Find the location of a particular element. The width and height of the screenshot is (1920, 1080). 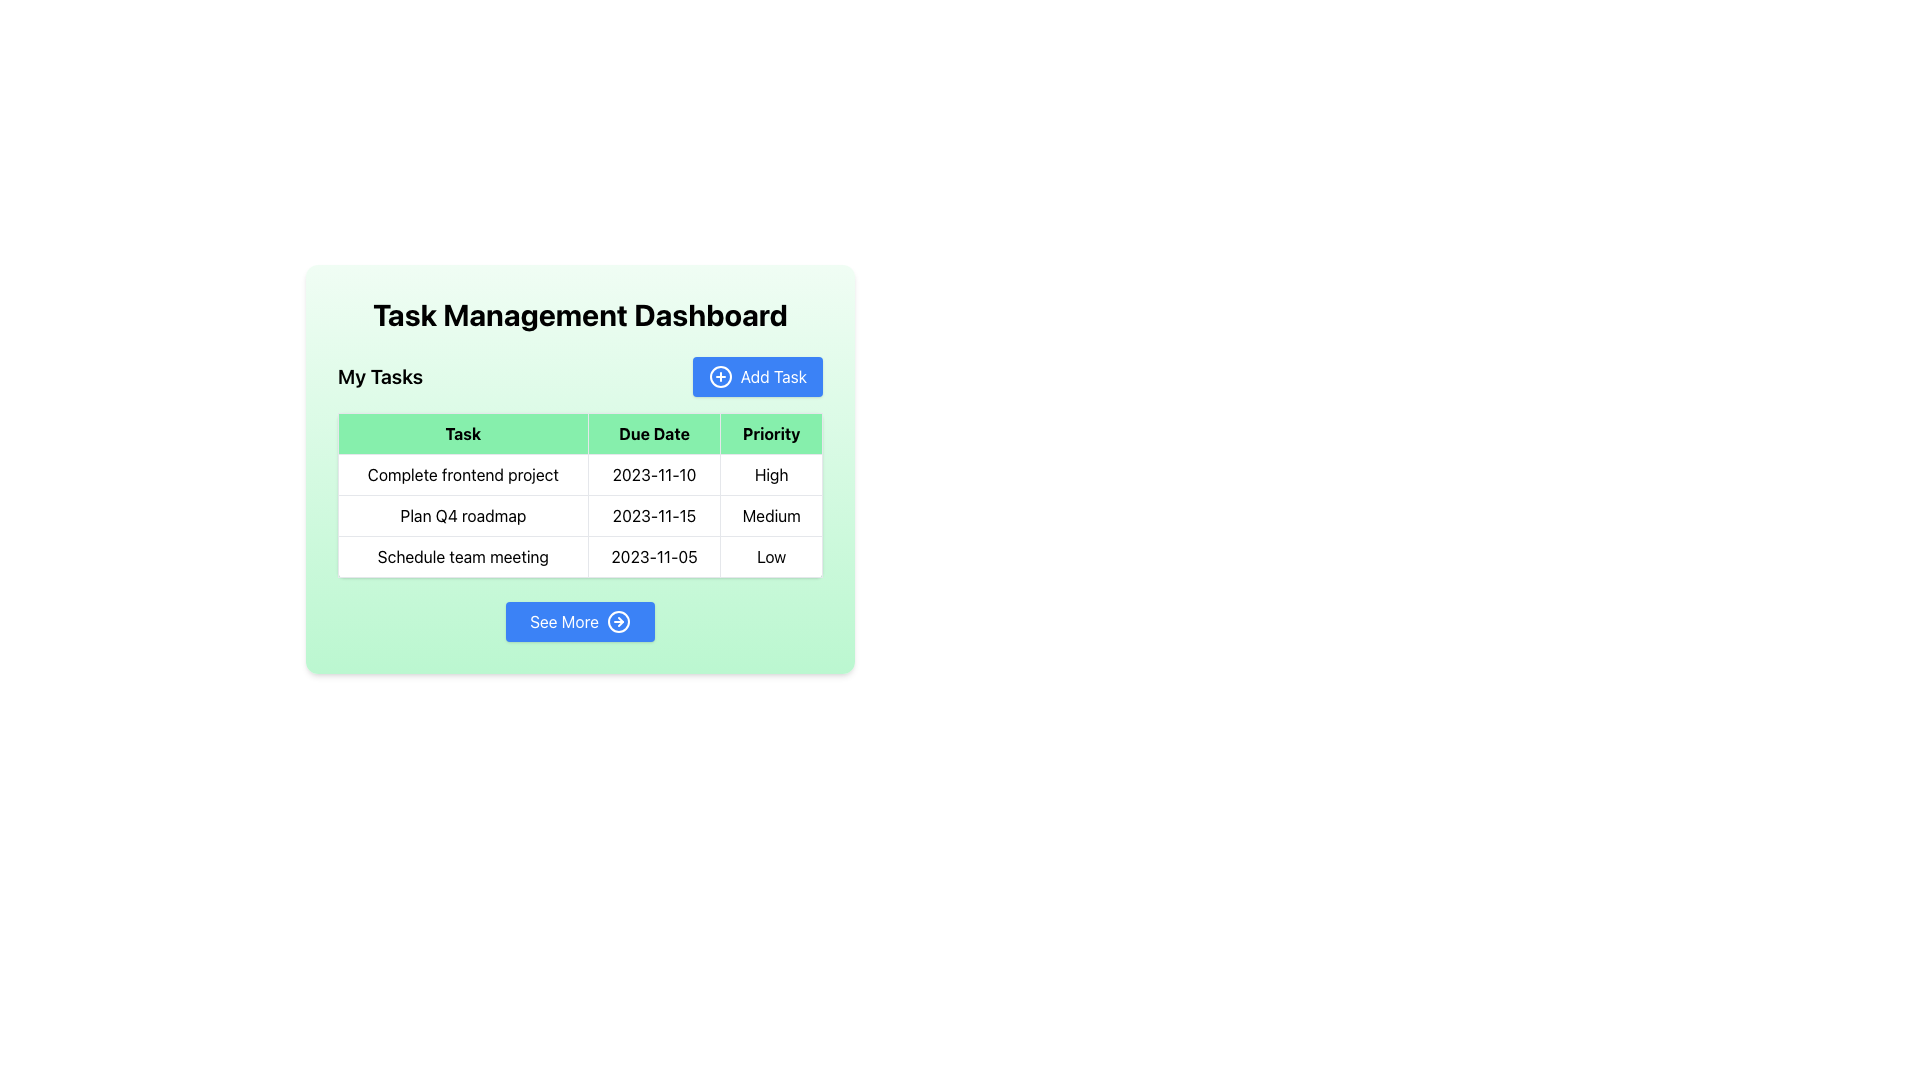

the icon representing the 'Add Task' button, located to the left of the text label 'Add Task' in the top-right corner of the task card is located at coordinates (720, 377).